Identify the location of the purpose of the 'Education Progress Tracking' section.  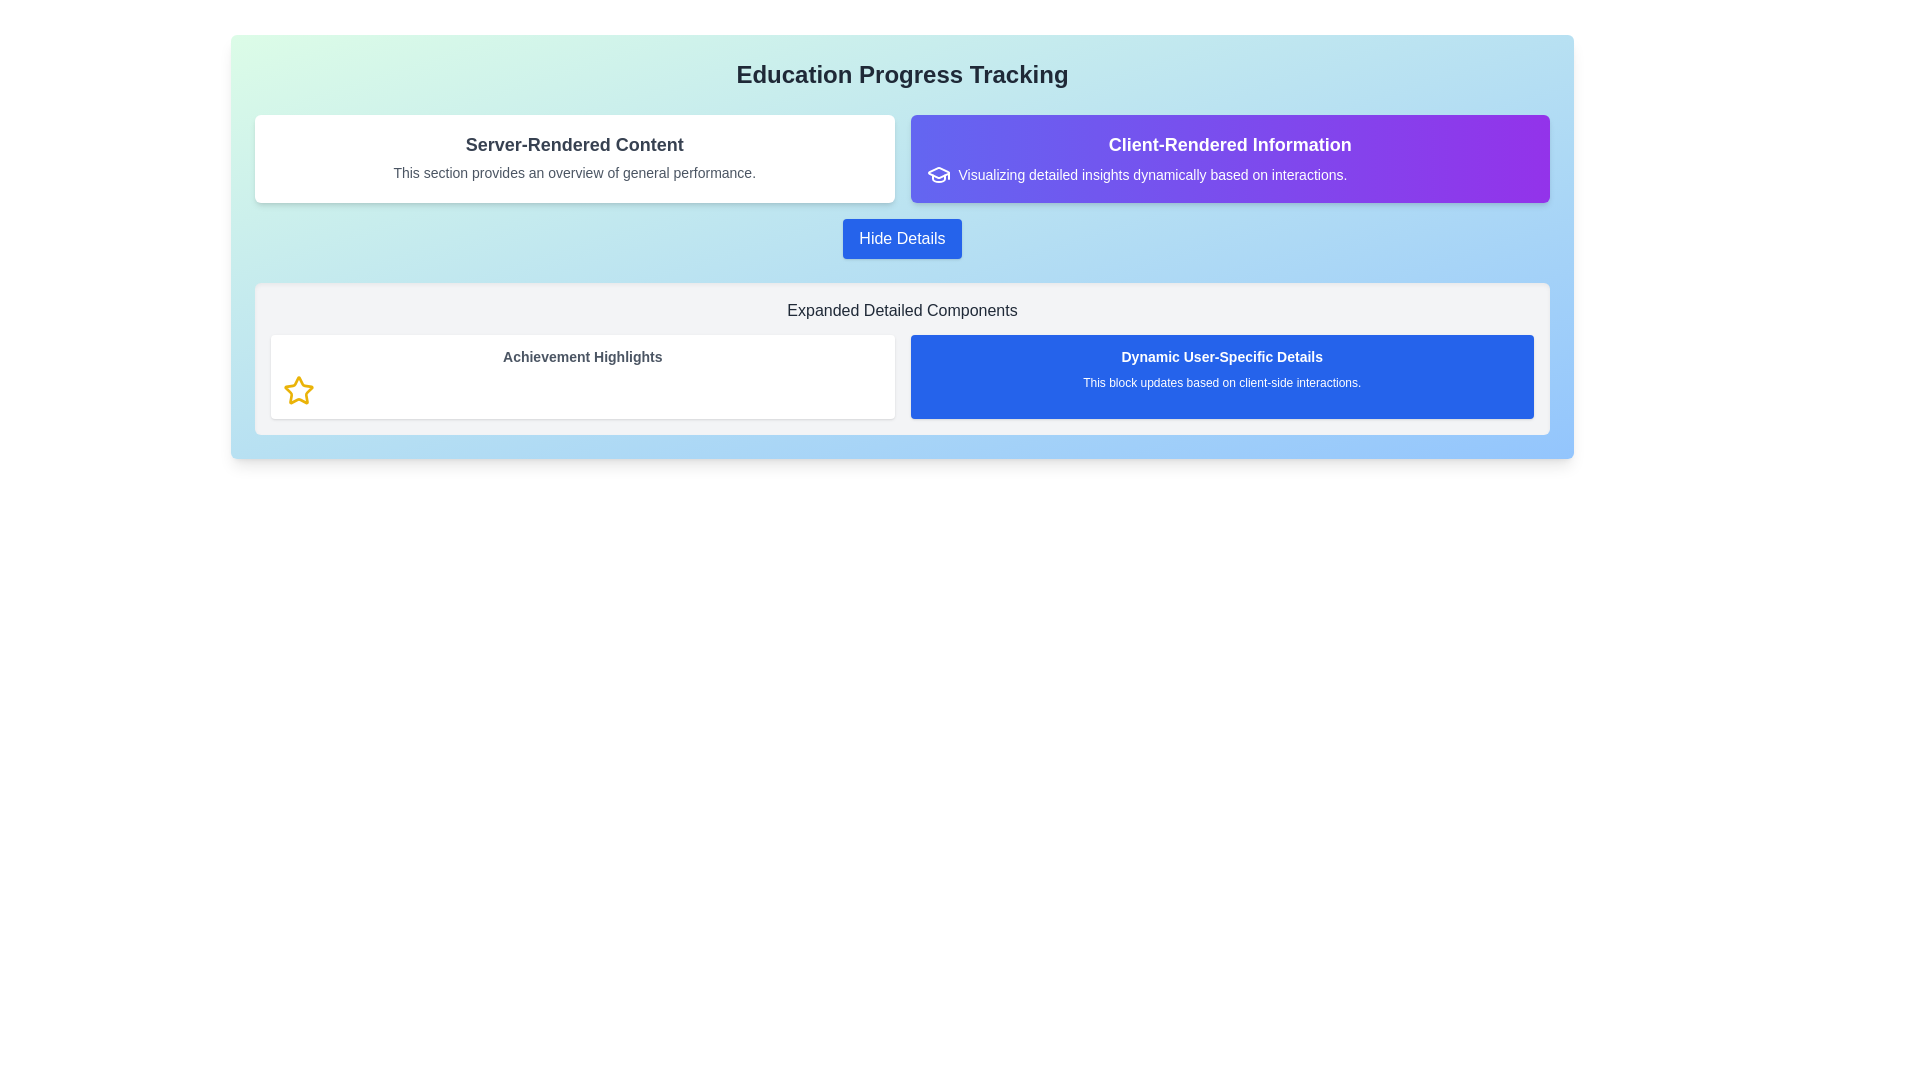
(901, 73).